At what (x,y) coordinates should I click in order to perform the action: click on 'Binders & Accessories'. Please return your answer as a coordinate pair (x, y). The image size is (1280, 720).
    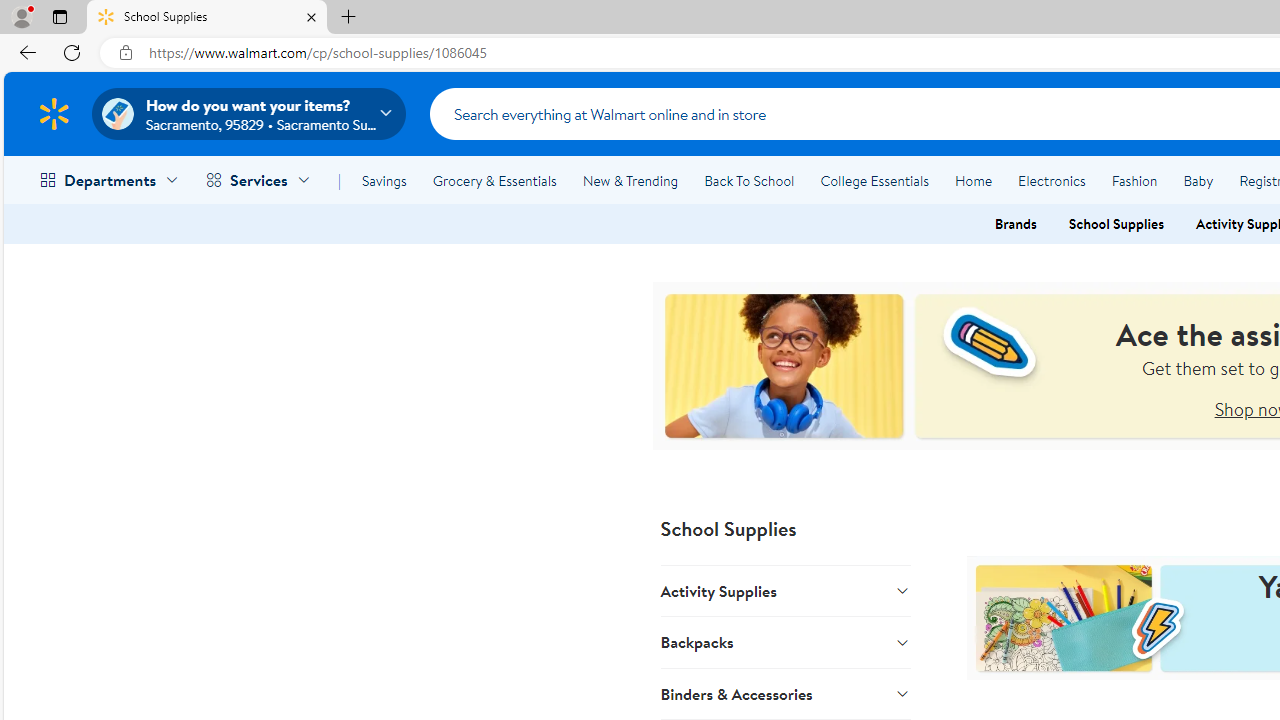
    Looking at the image, I should click on (784, 692).